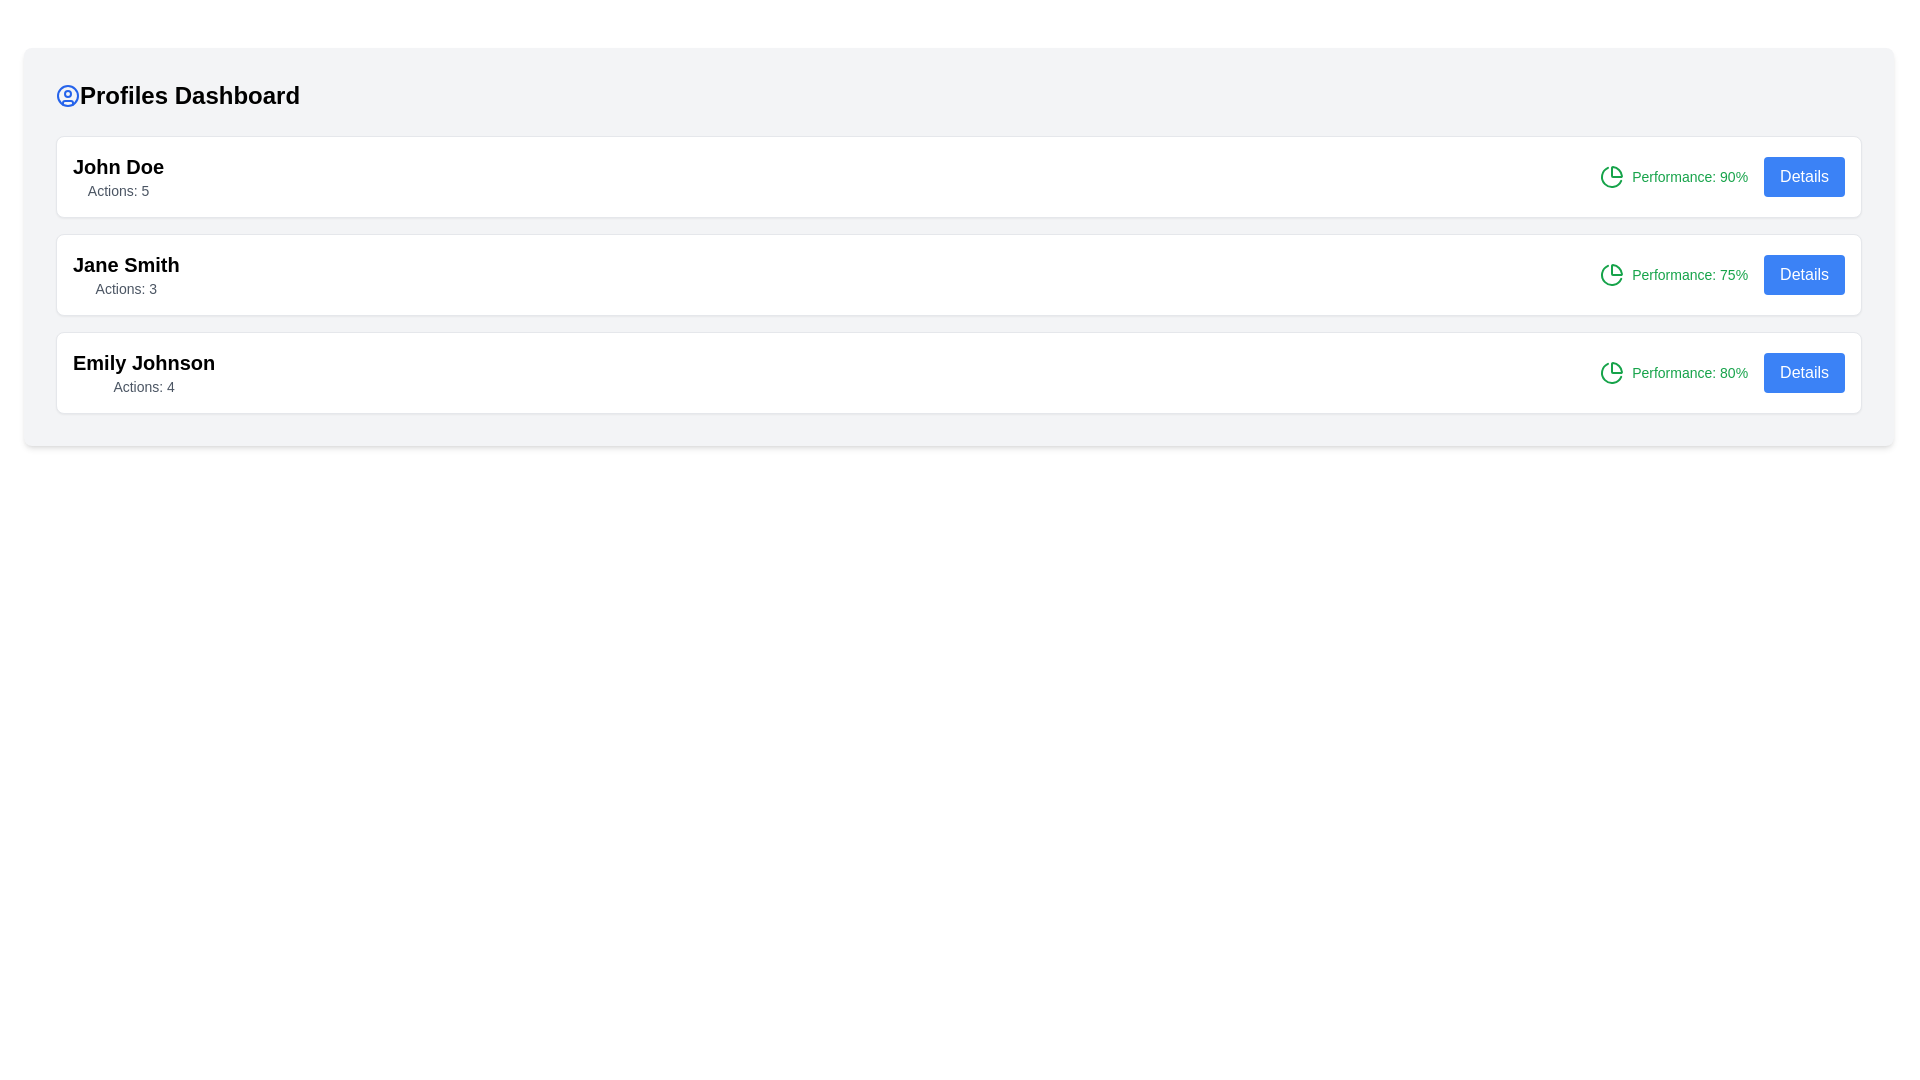 This screenshot has width=1920, height=1080. I want to click on the rightmost button in the performance row for Jane Smith, so click(1804, 274).